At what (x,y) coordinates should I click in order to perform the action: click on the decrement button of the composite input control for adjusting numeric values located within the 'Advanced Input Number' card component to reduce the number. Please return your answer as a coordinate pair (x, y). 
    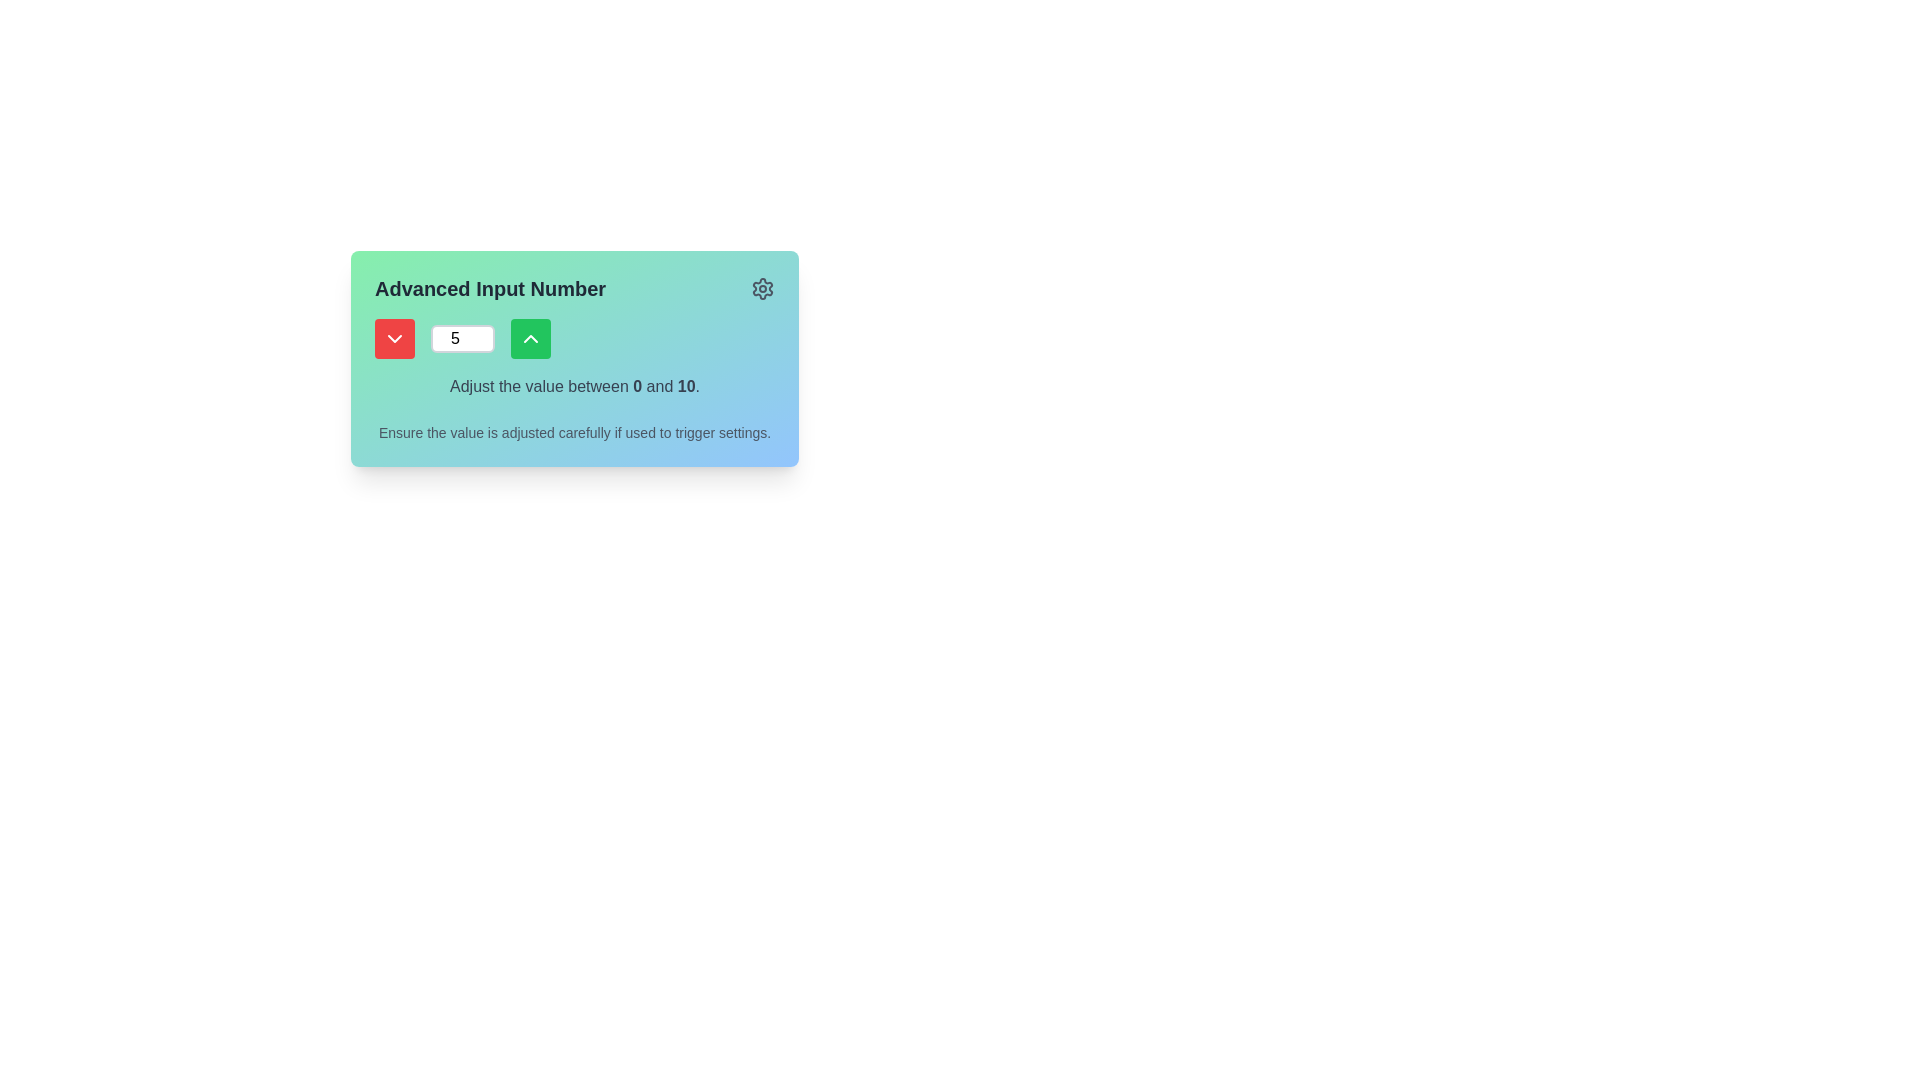
    Looking at the image, I should click on (574, 338).